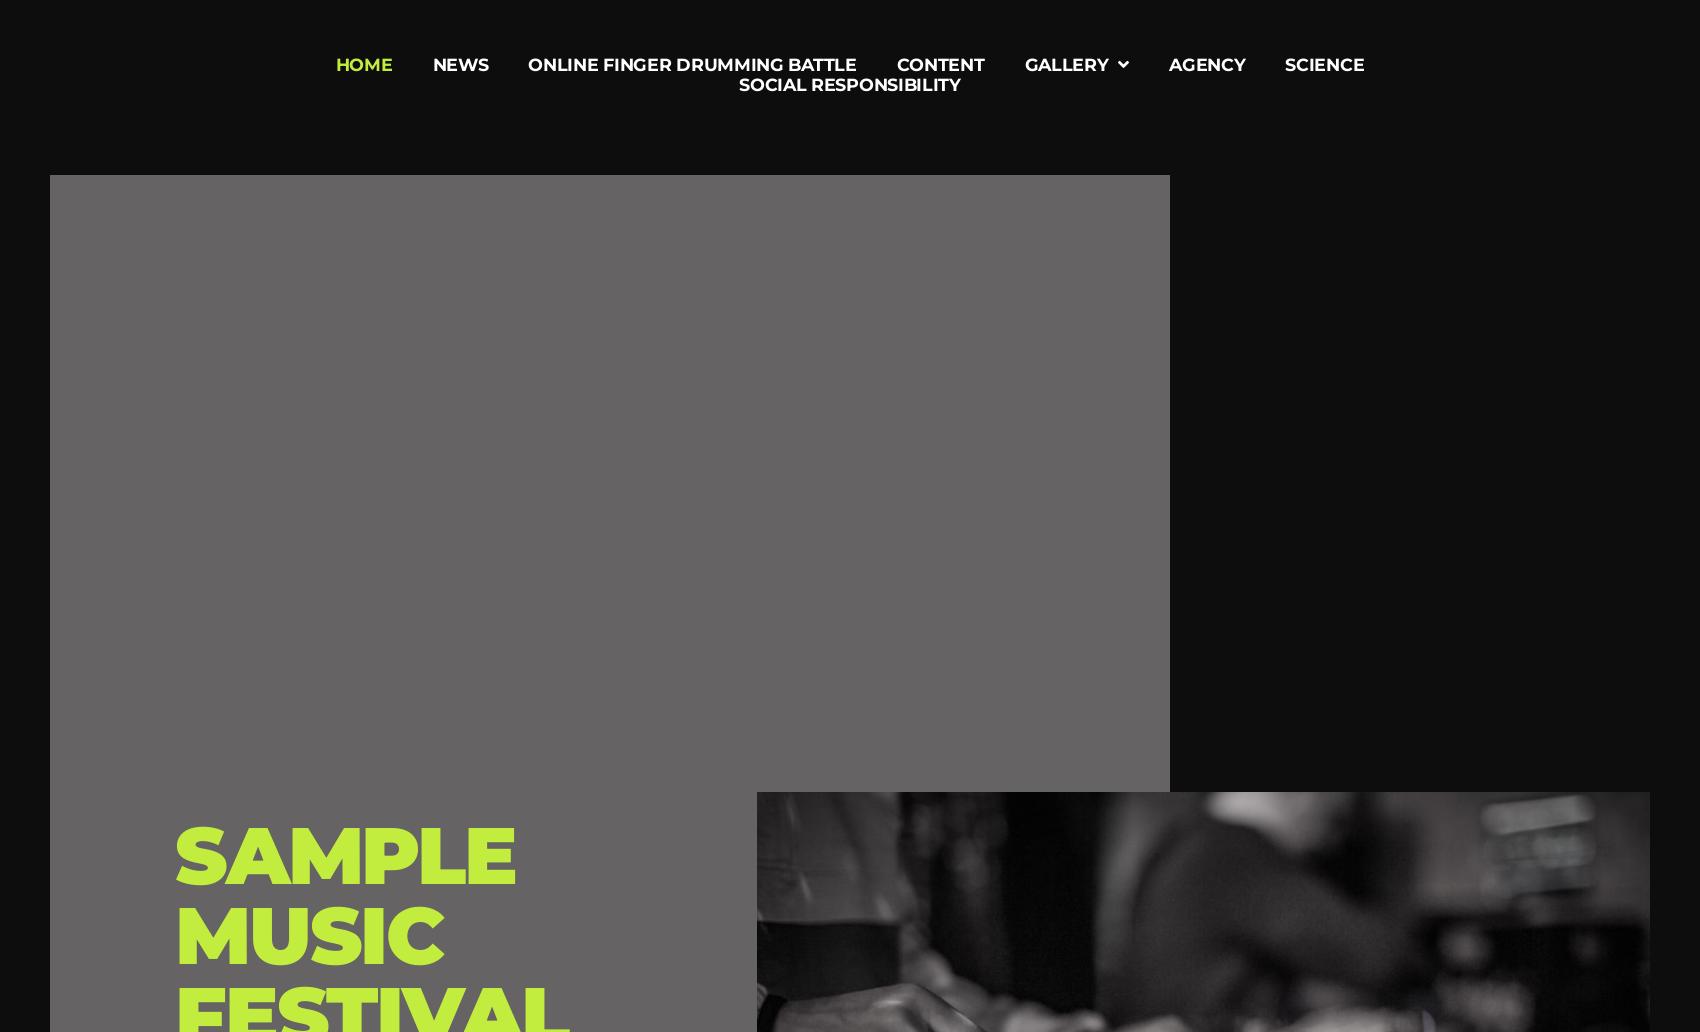 The image size is (1700, 1032). Describe the element at coordinates (460, 64) in the screenshot. I see `'News'` at that location.